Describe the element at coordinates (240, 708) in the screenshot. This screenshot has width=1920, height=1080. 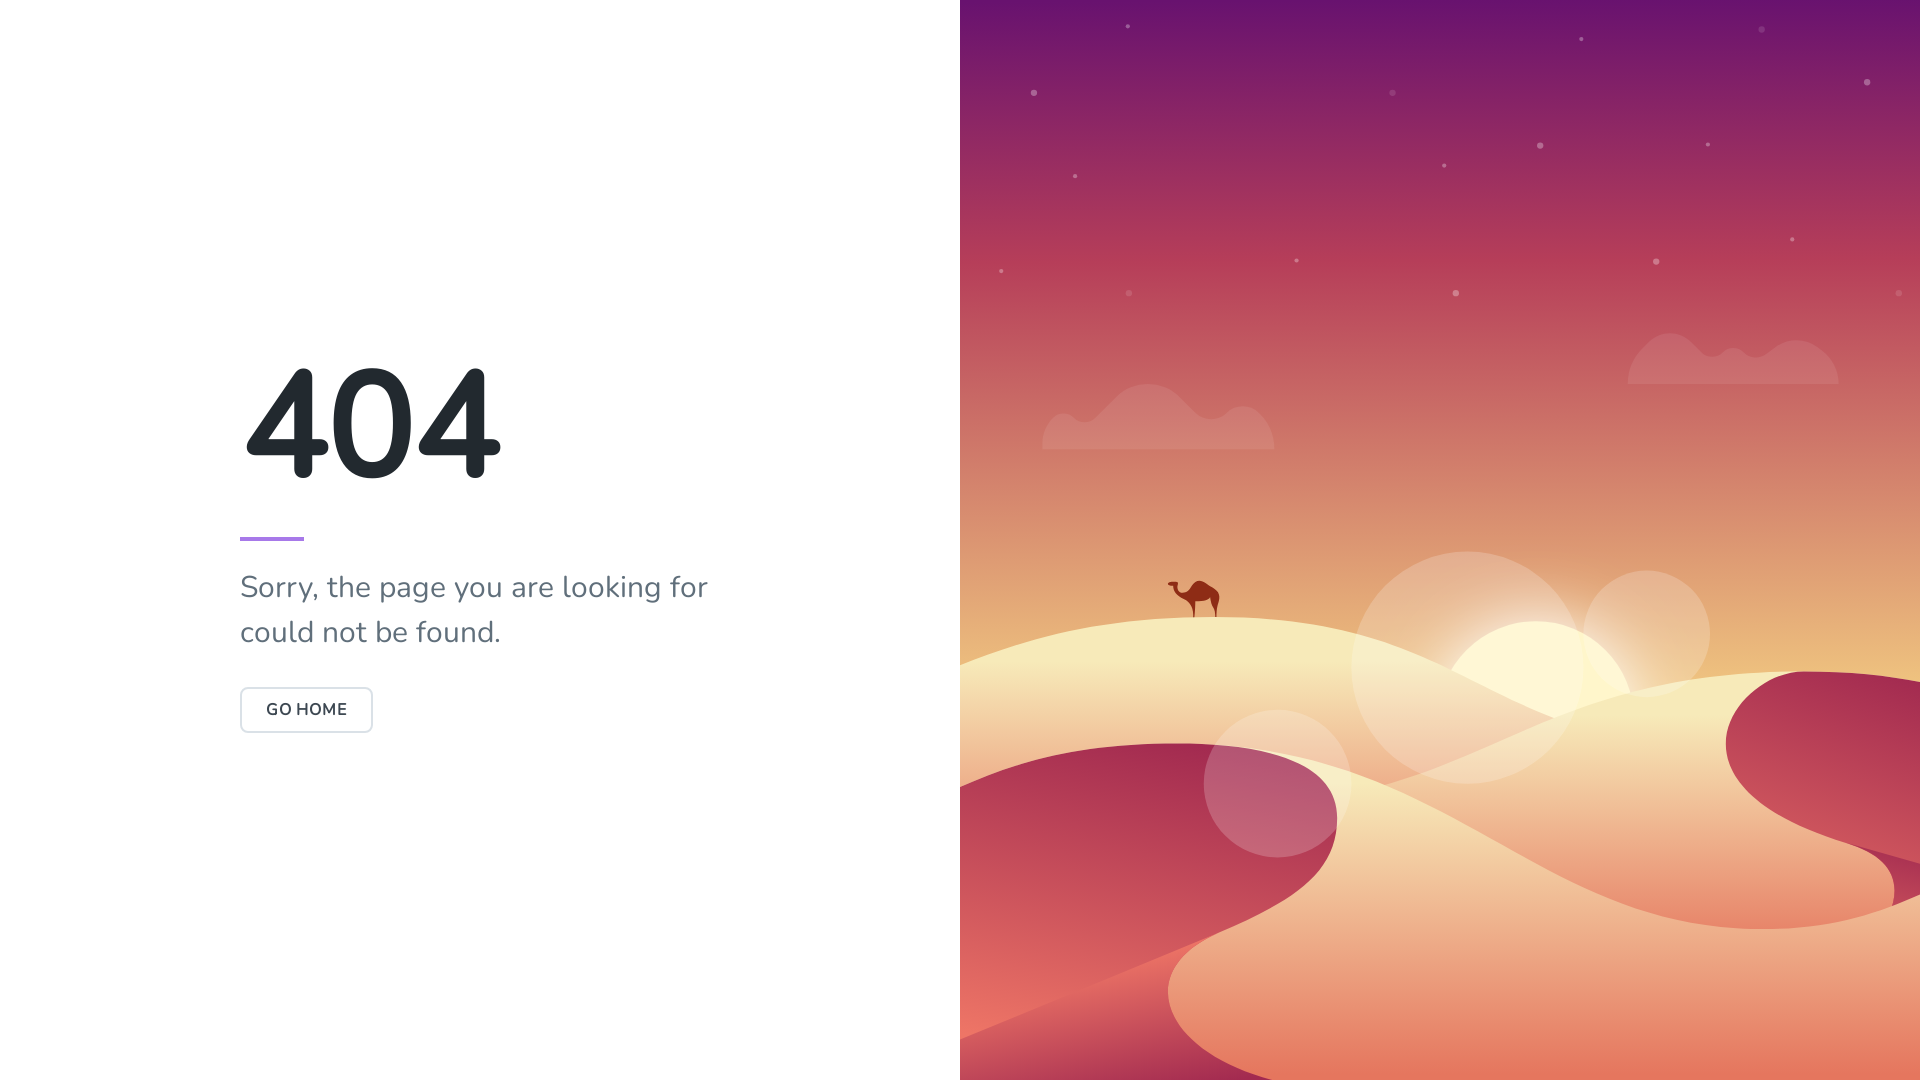
I see `'GO HOME'` at that location.